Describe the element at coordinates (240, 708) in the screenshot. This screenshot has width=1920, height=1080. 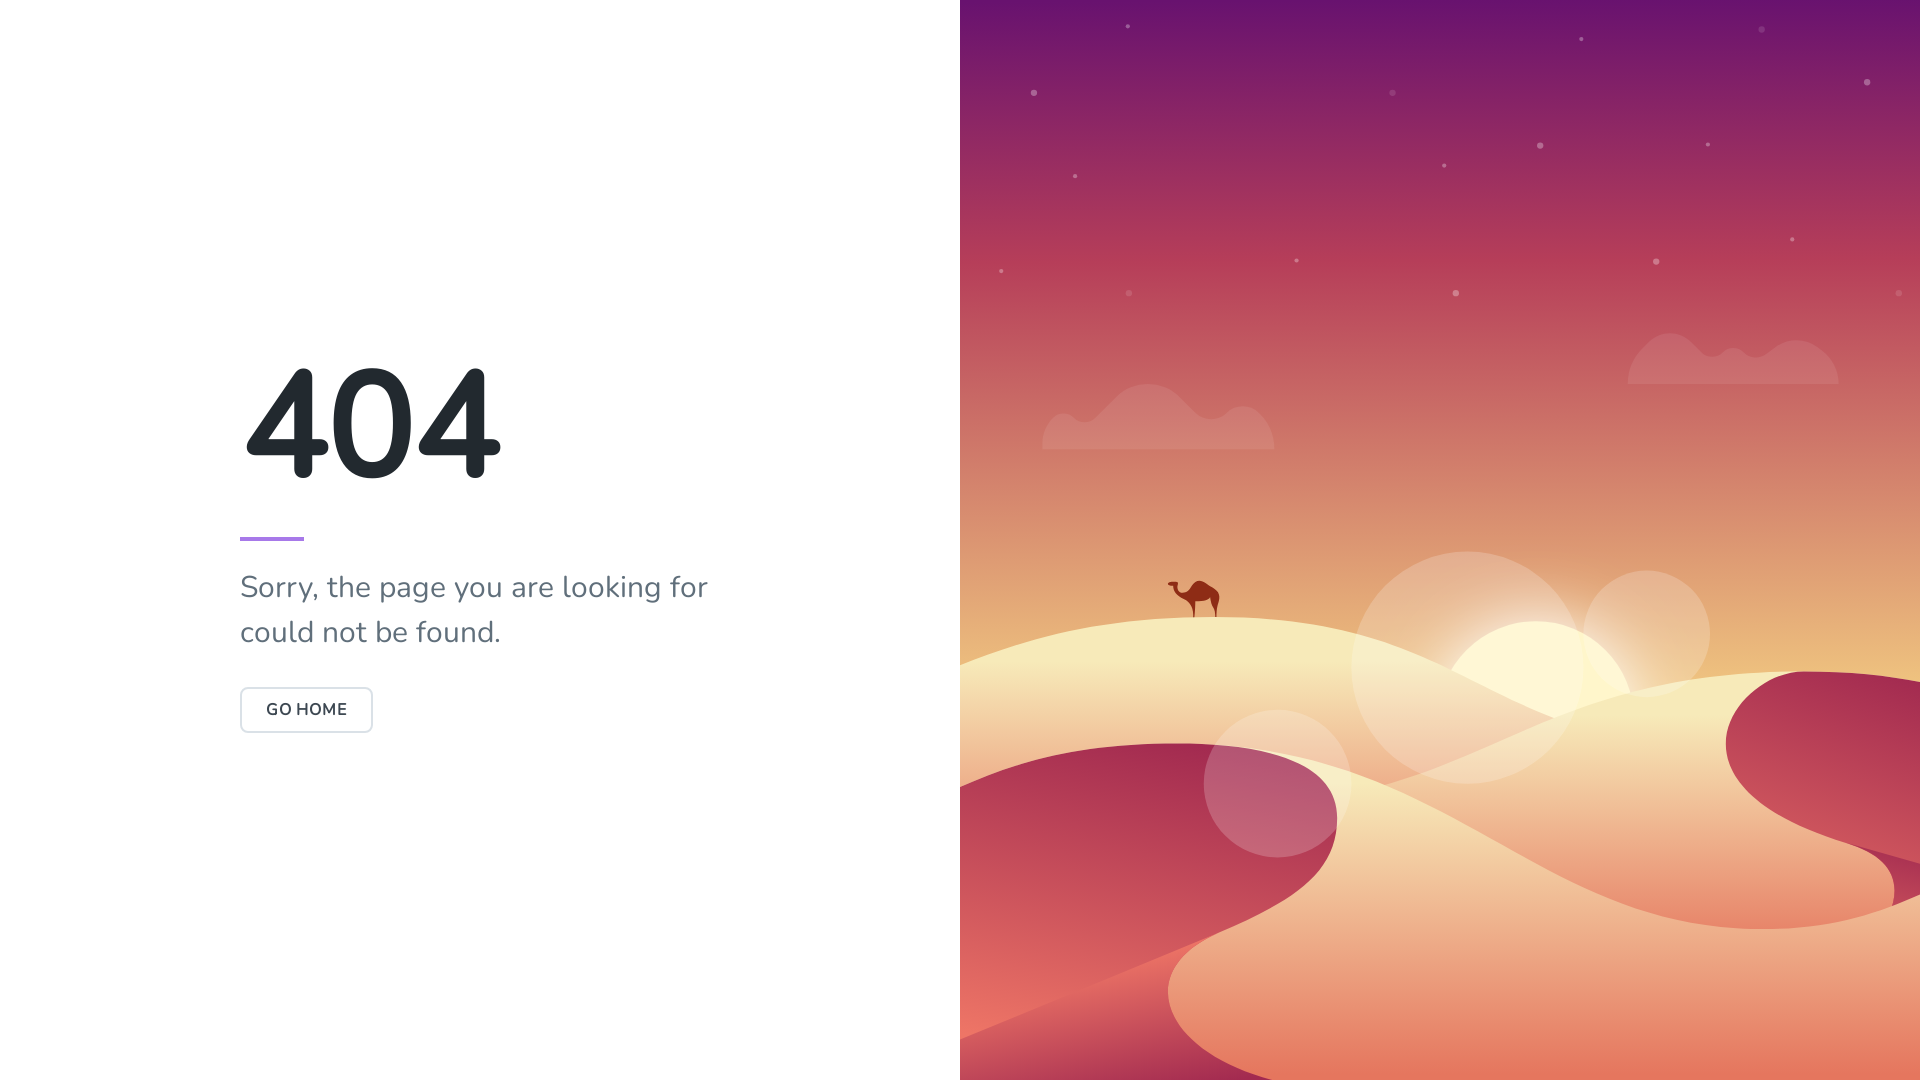
I see `'GO HOME'` at that location.